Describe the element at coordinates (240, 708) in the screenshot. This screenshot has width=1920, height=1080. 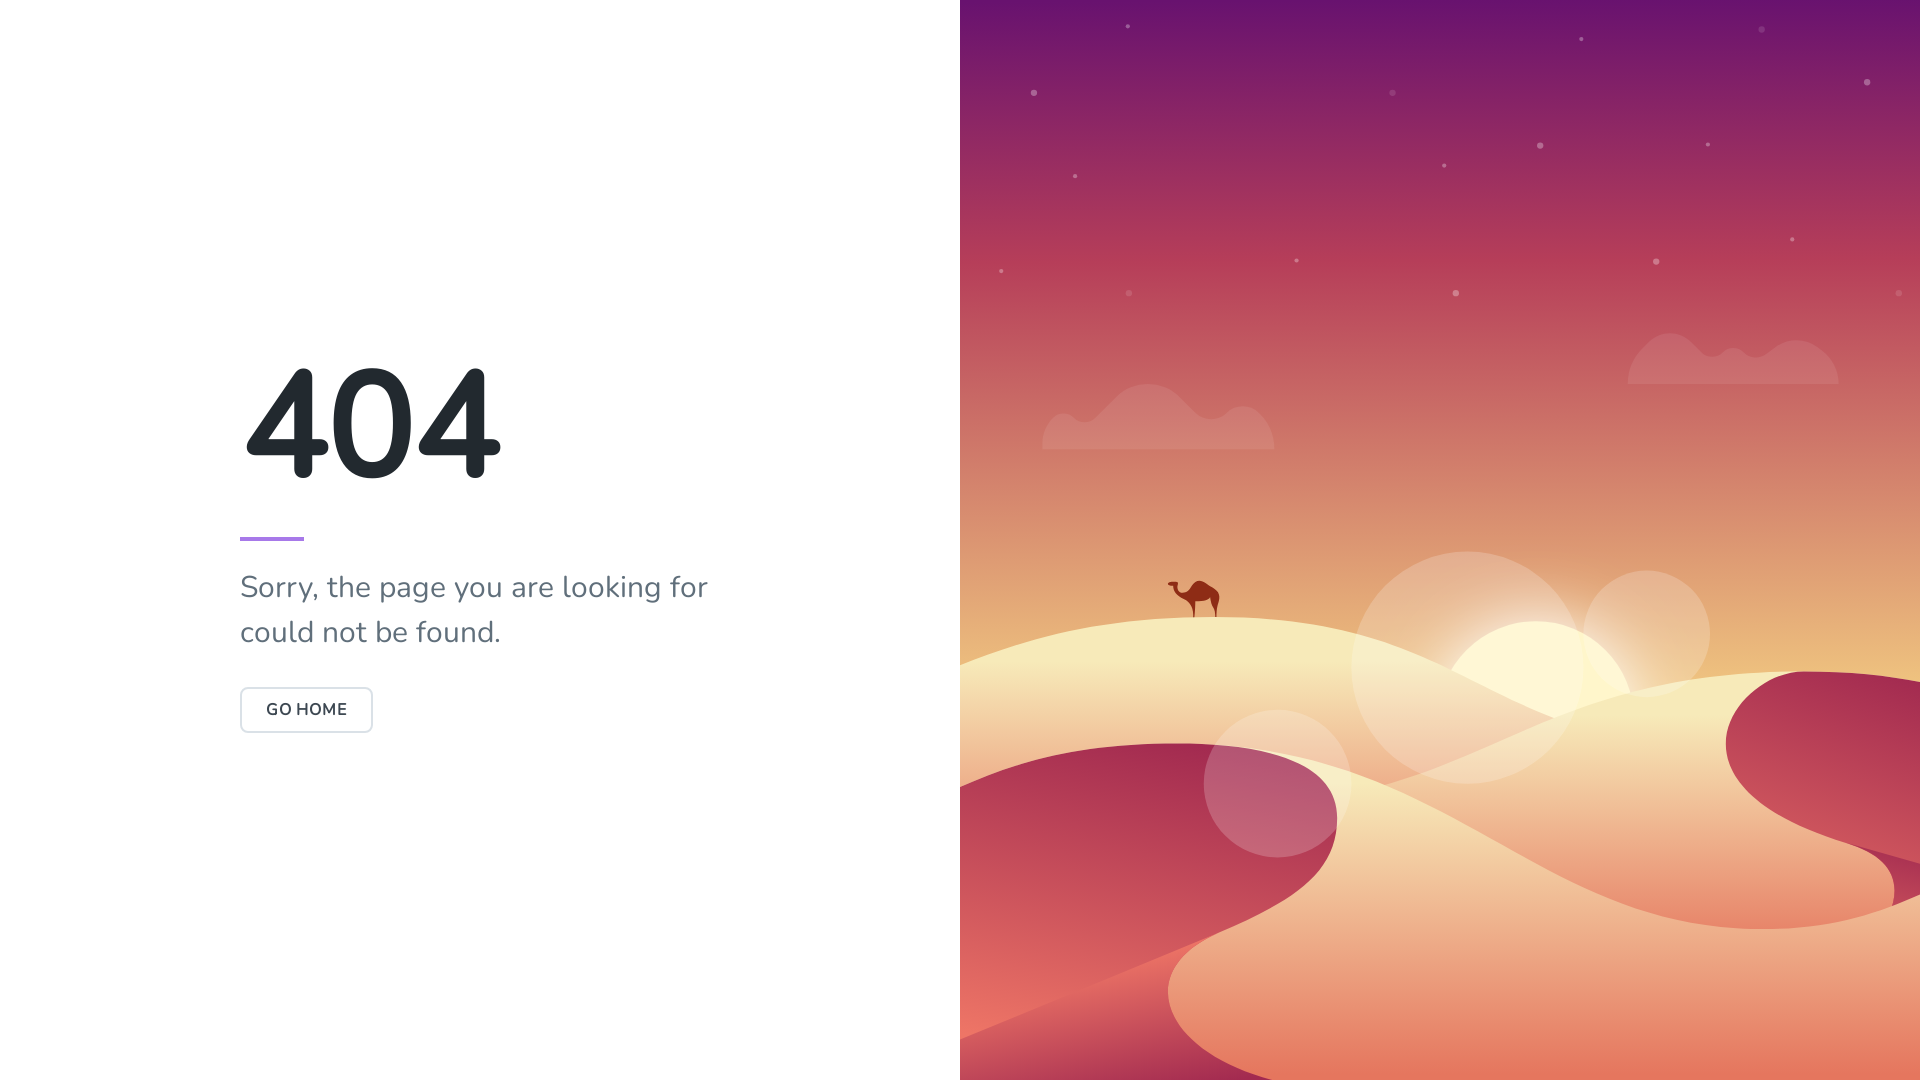
I see `'GO HOME'` at that location.